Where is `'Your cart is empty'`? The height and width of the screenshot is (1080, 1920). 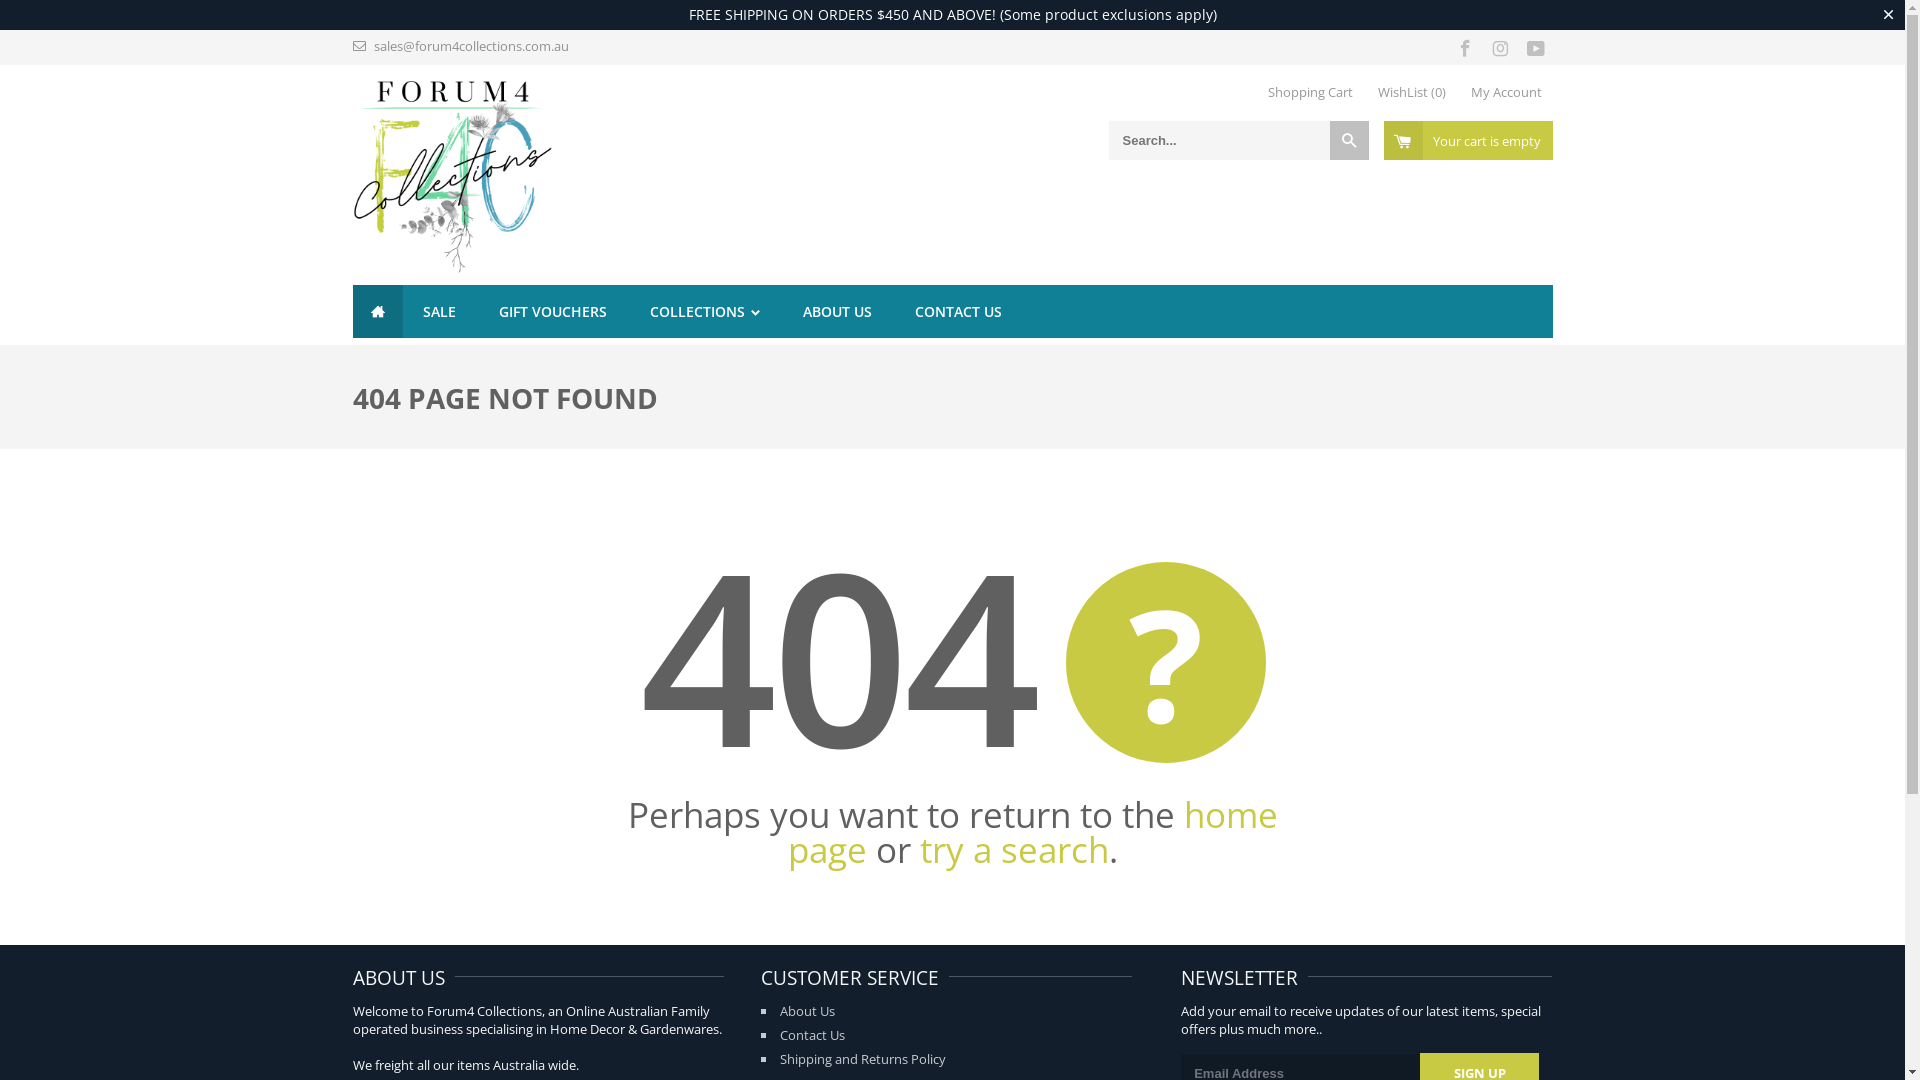
'Your cart is empty' is located at coordinates (1468, 139).